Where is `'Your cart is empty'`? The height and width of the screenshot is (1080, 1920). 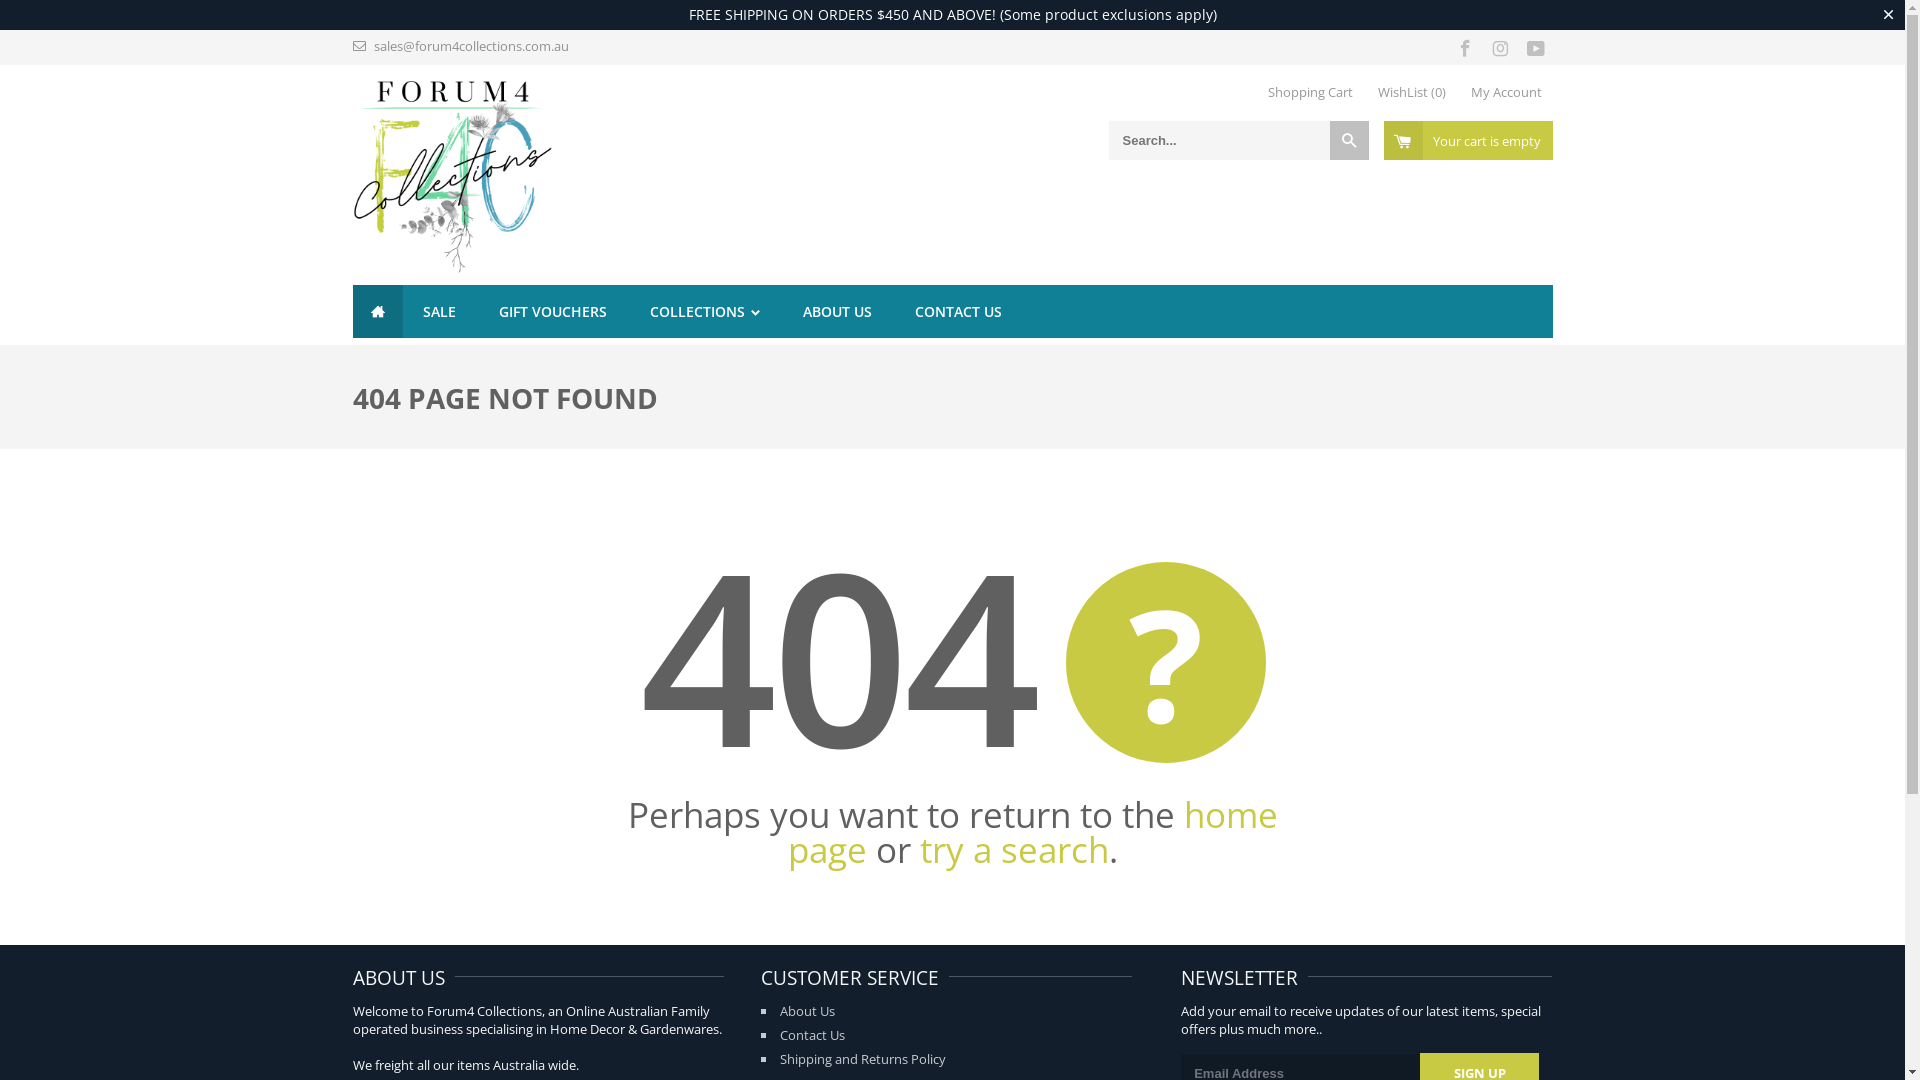
'Your cart is empty' is located at coordinates (1468, 139).